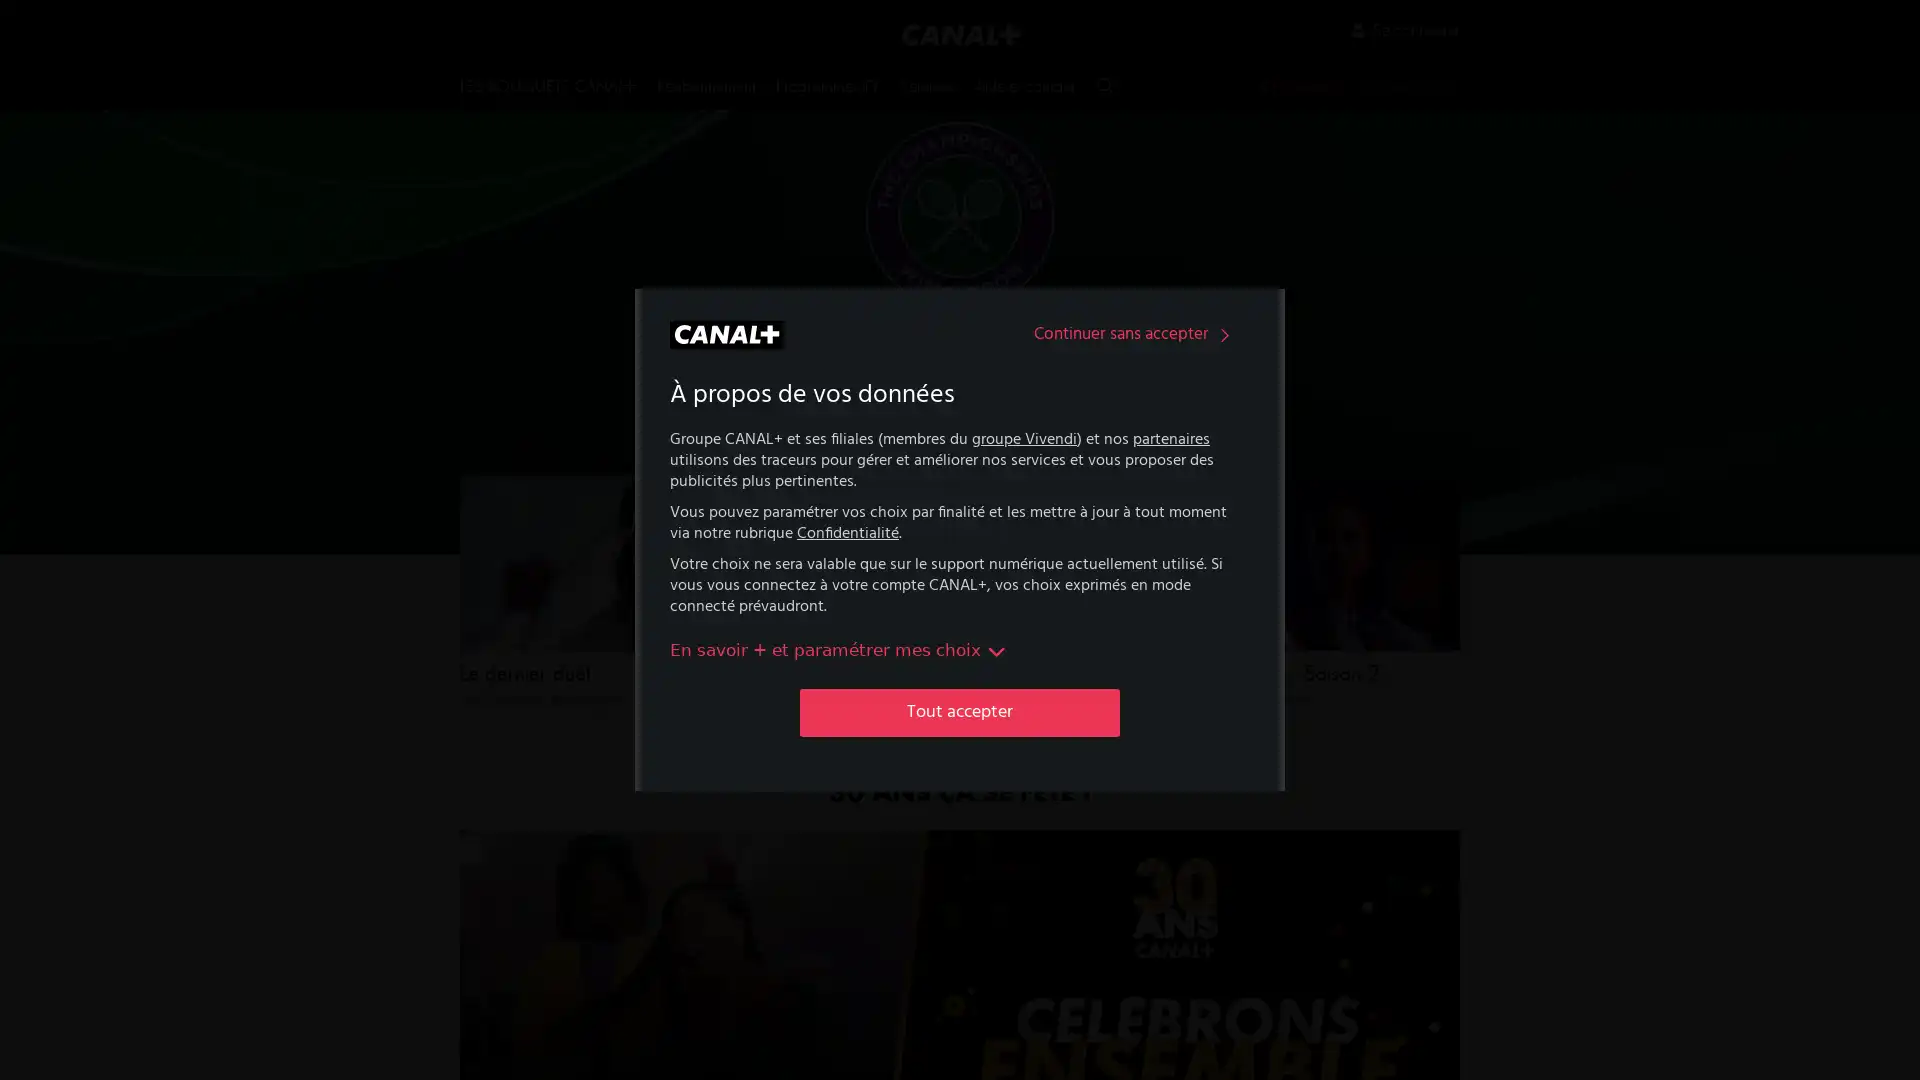 The width and height of the screenshot is (1920, 1080). What do you see at coordinates (960, 545) in the screenshot?
I see `Guinee` at bounding box center [960, 545].